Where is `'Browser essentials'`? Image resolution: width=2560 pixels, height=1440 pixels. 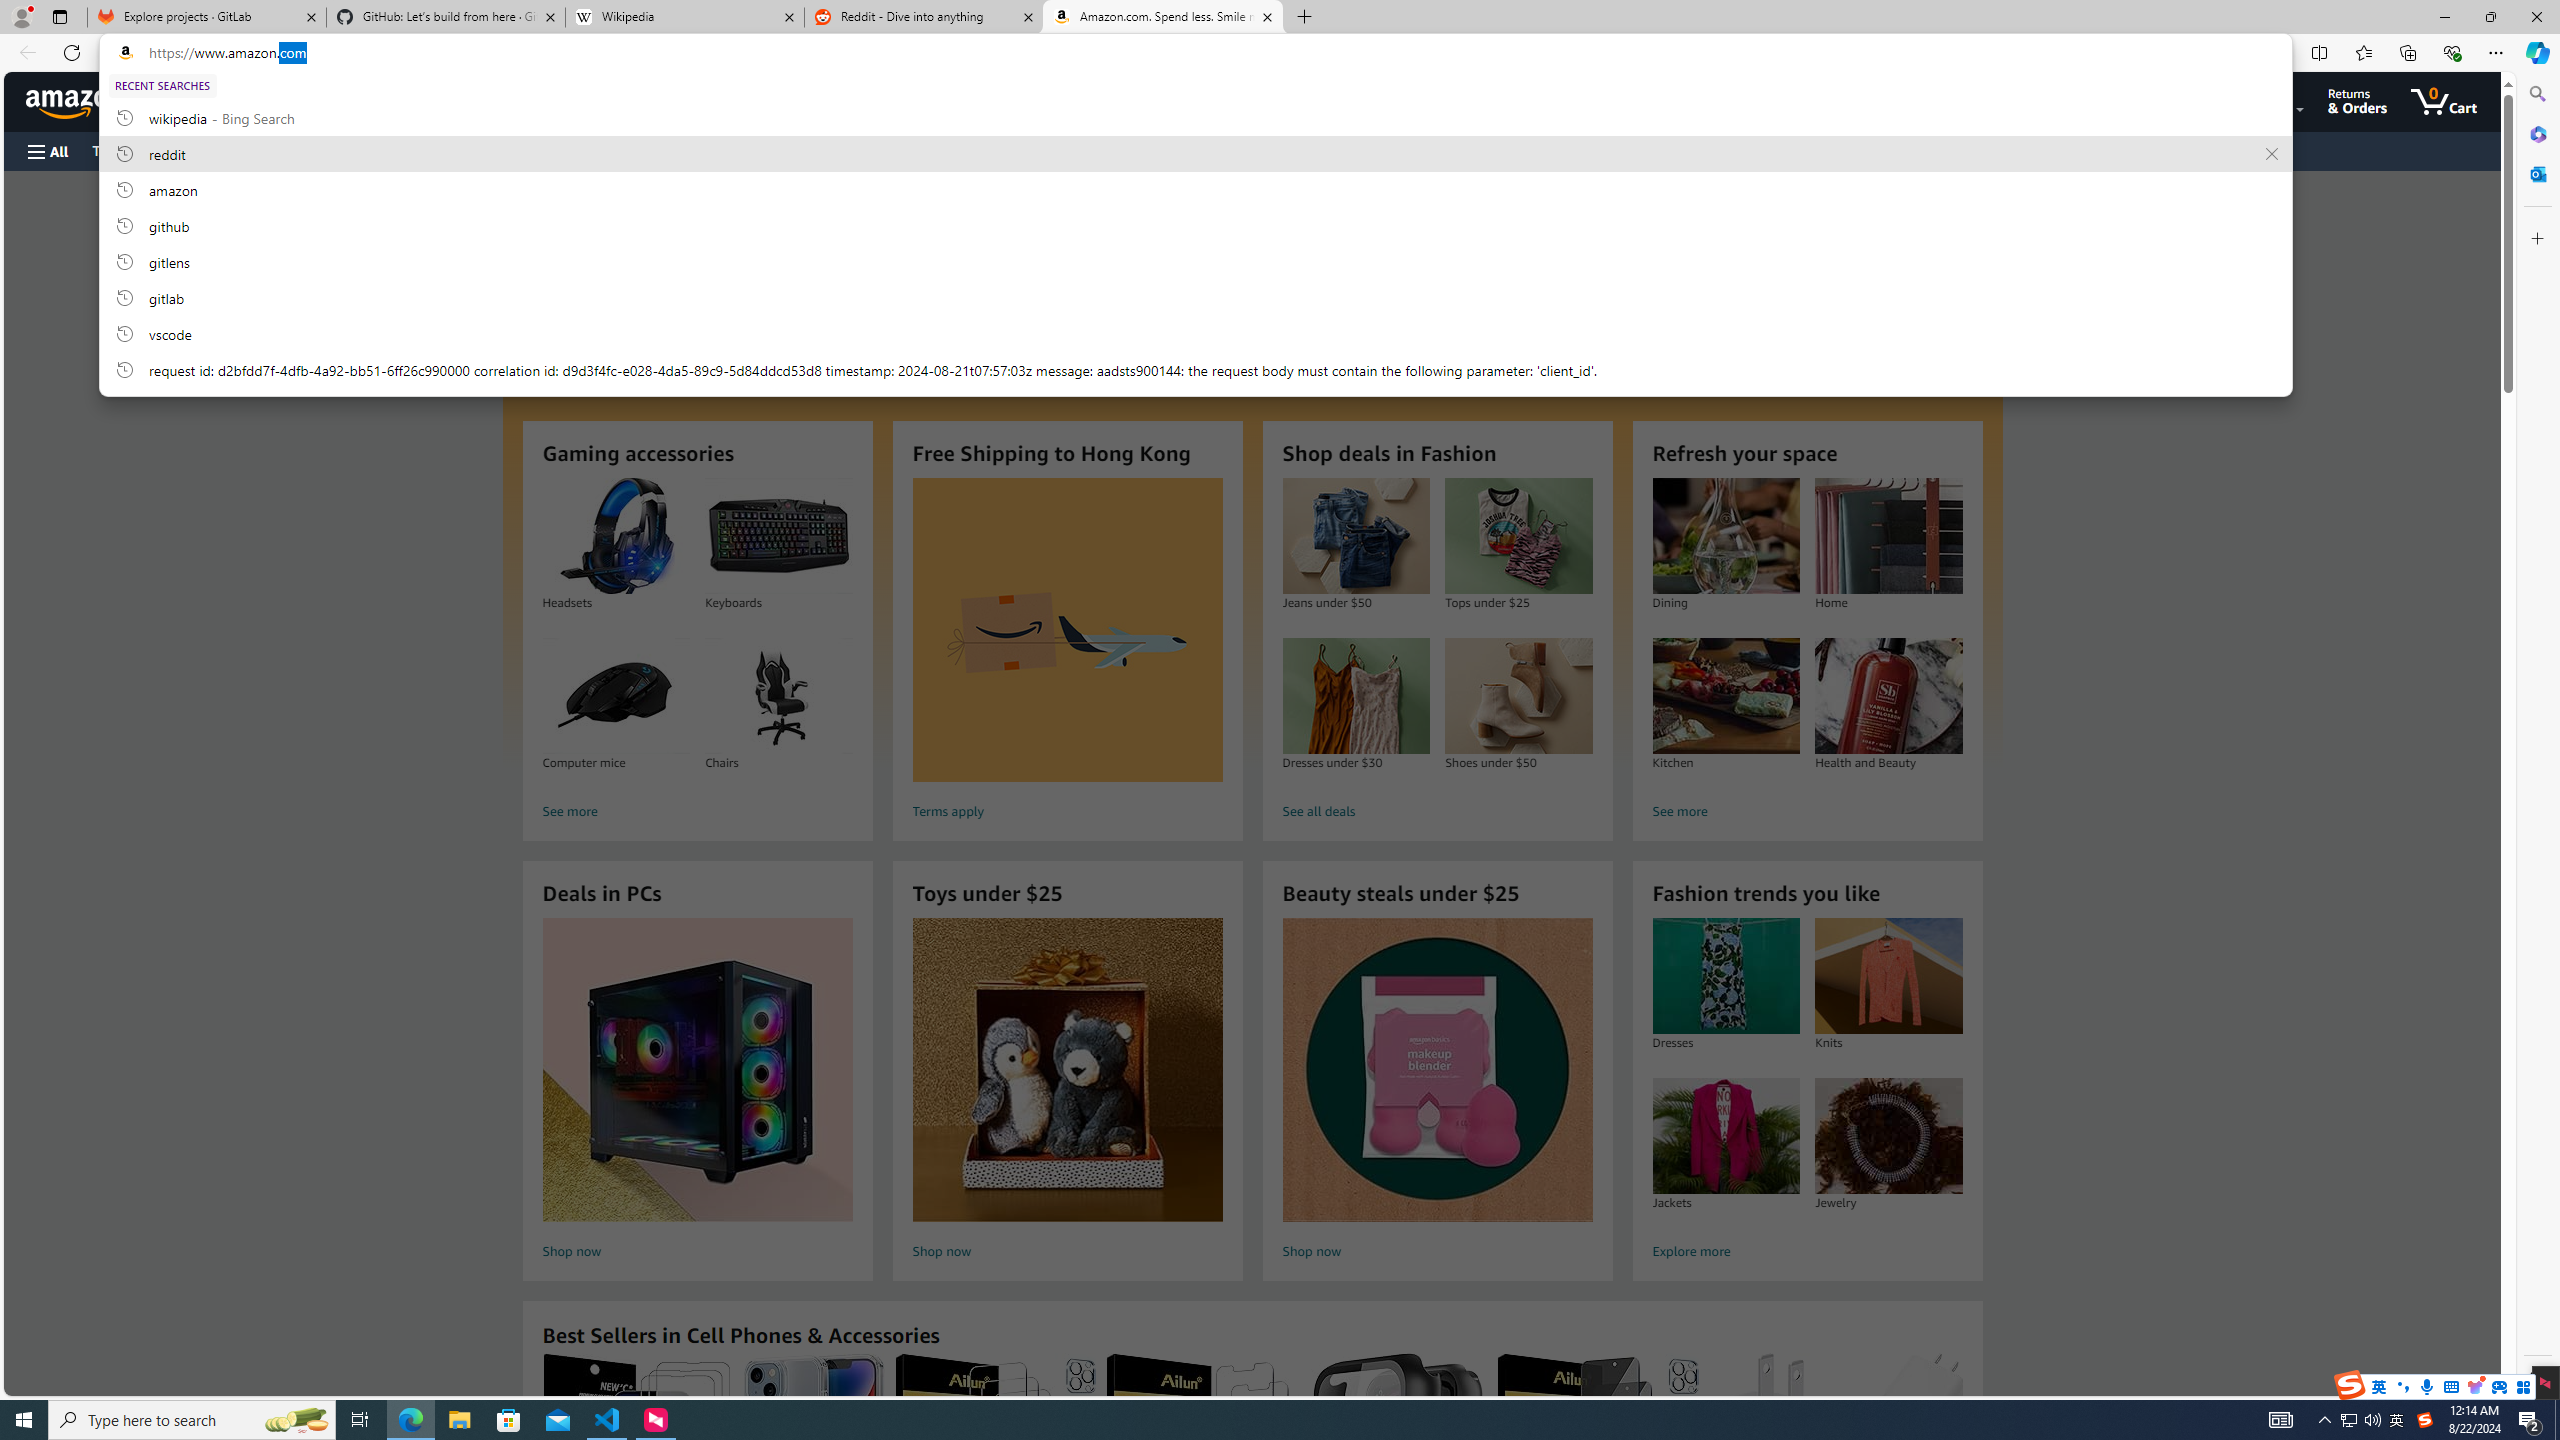 'Browser essentials' is located at coordinates (2451, 51).